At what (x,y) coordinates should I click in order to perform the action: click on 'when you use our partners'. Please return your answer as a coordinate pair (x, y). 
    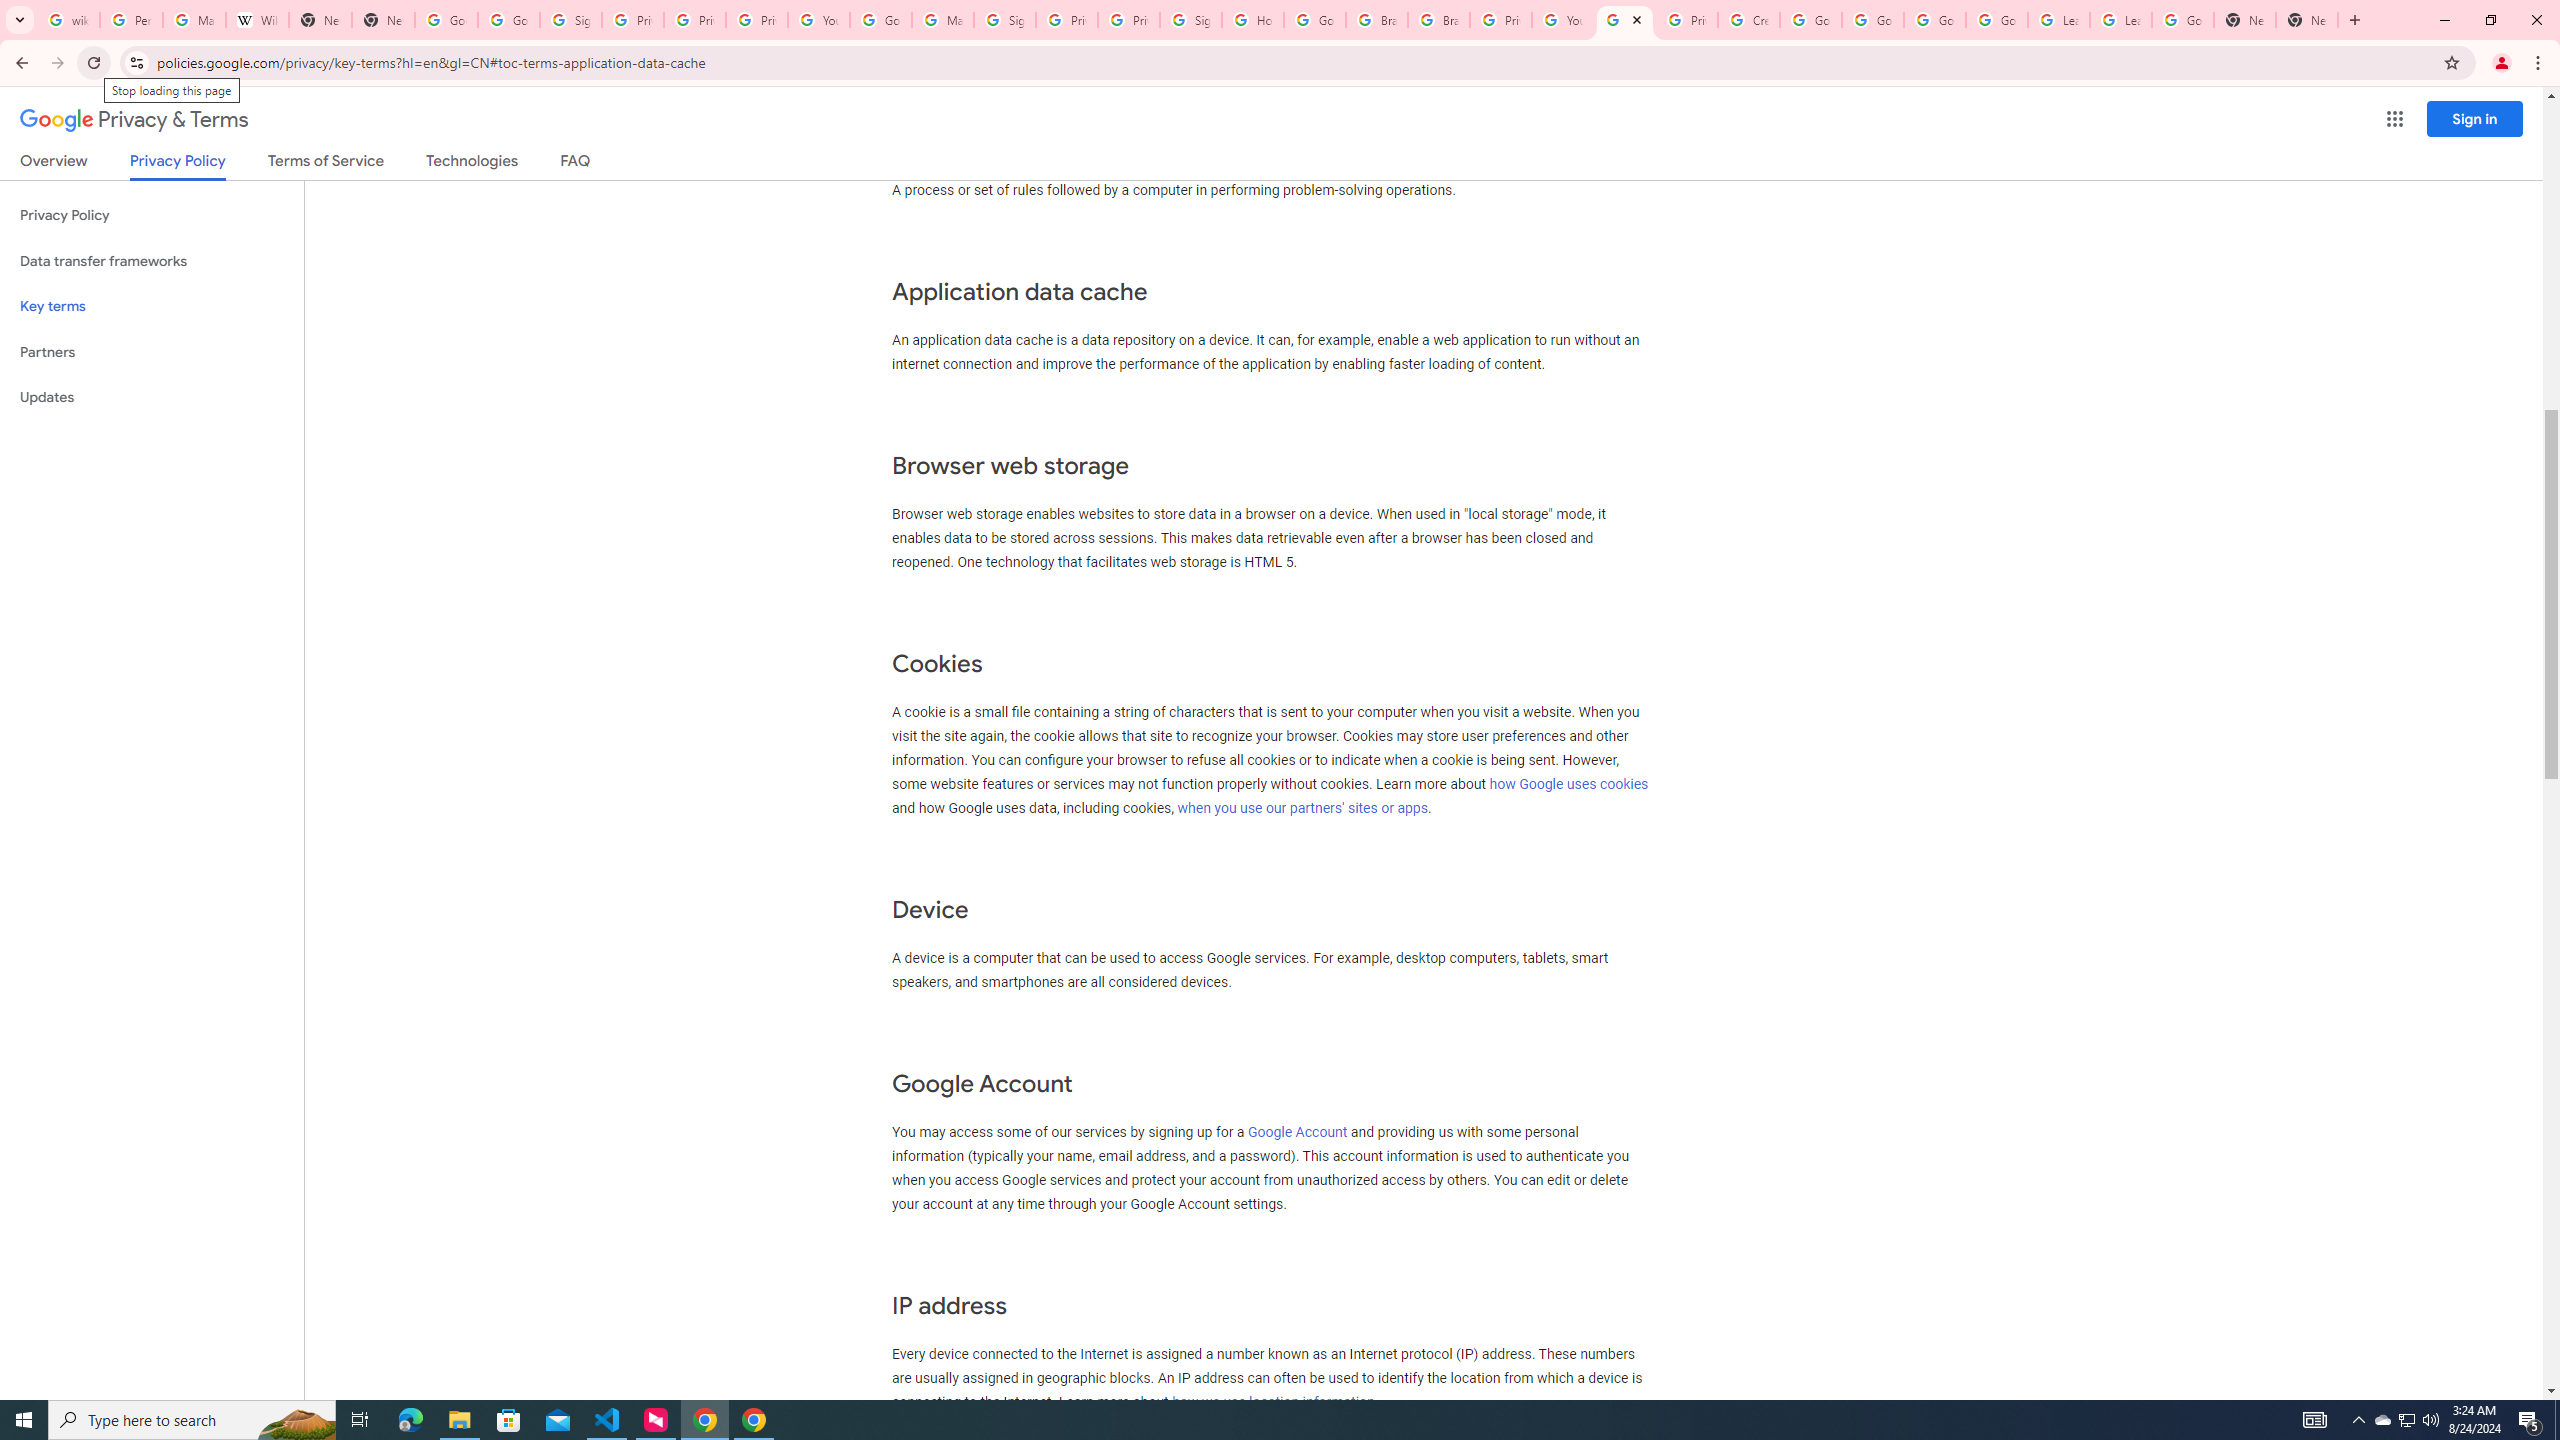
    Looking at the image, I should click on (1303, 807).